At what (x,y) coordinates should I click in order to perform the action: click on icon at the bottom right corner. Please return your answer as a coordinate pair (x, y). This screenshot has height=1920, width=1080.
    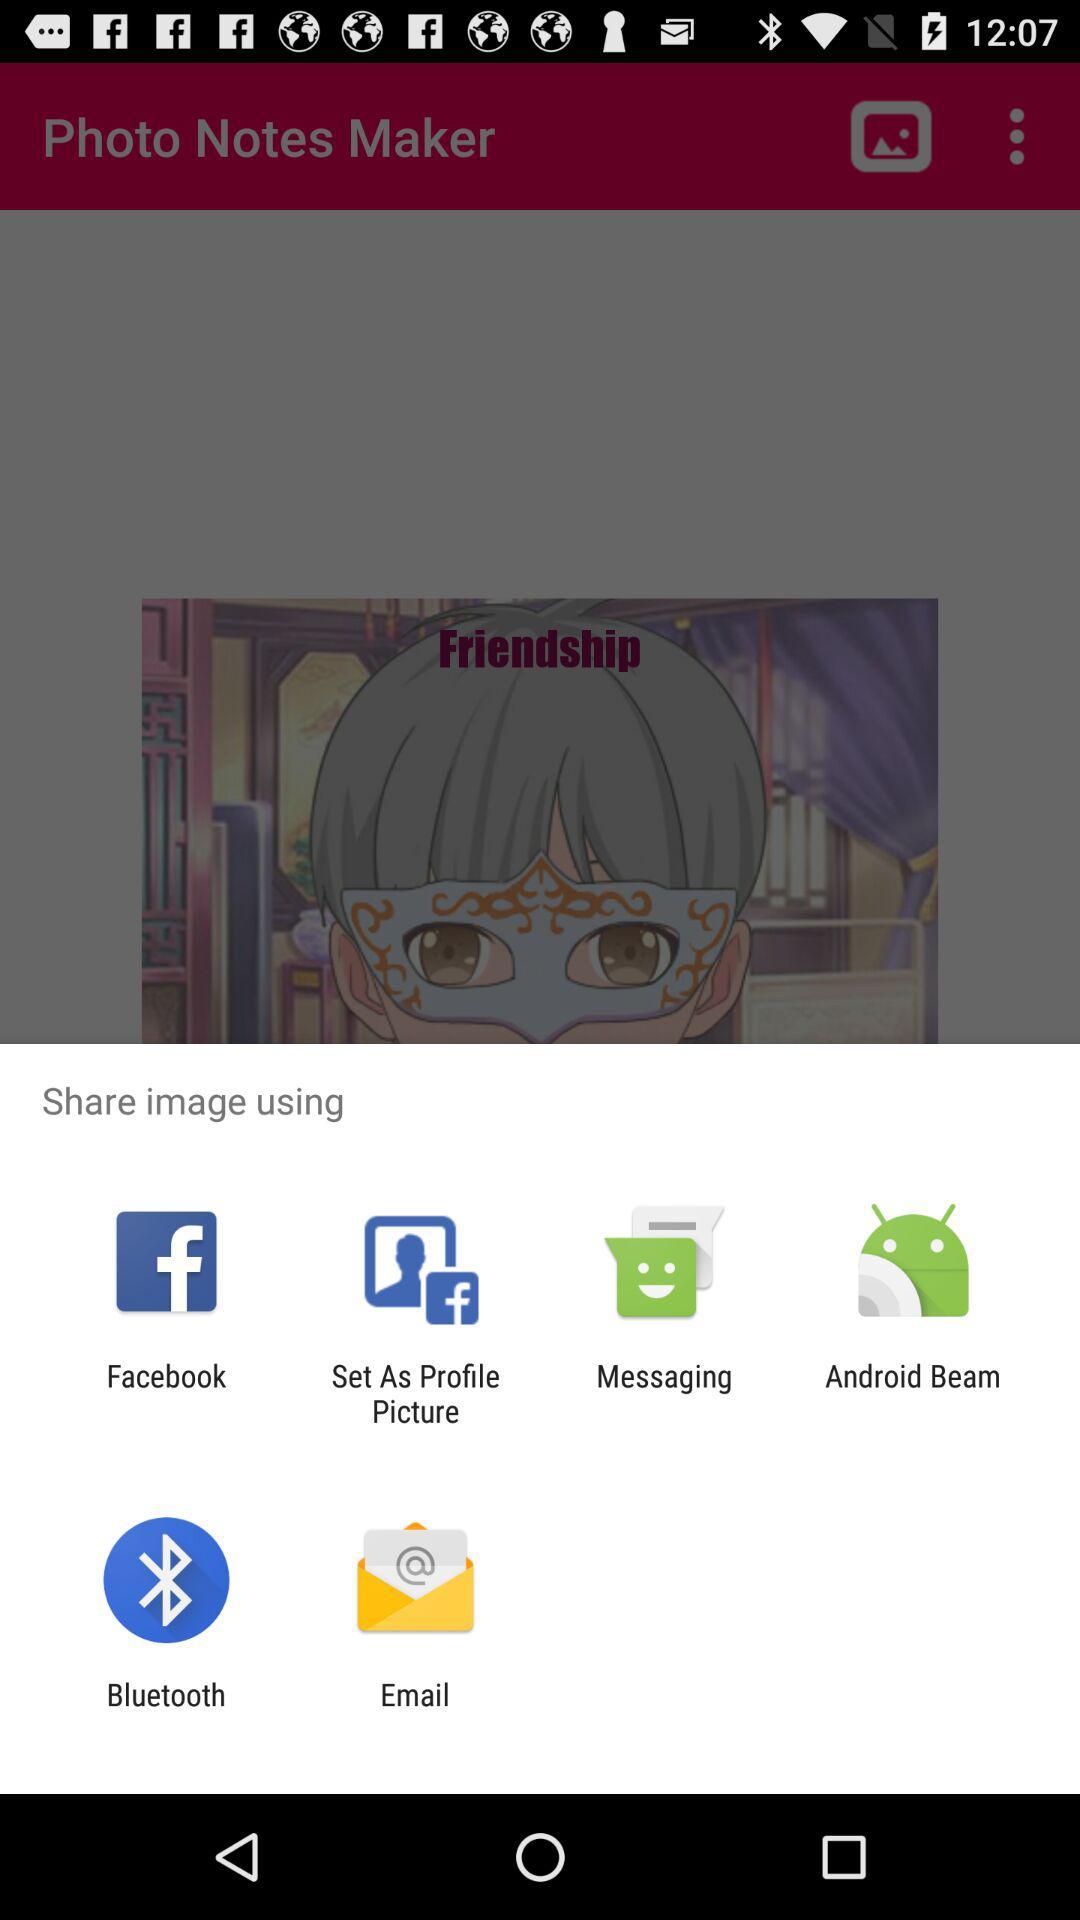
    Looking at the image, I should click on (913, 1392).